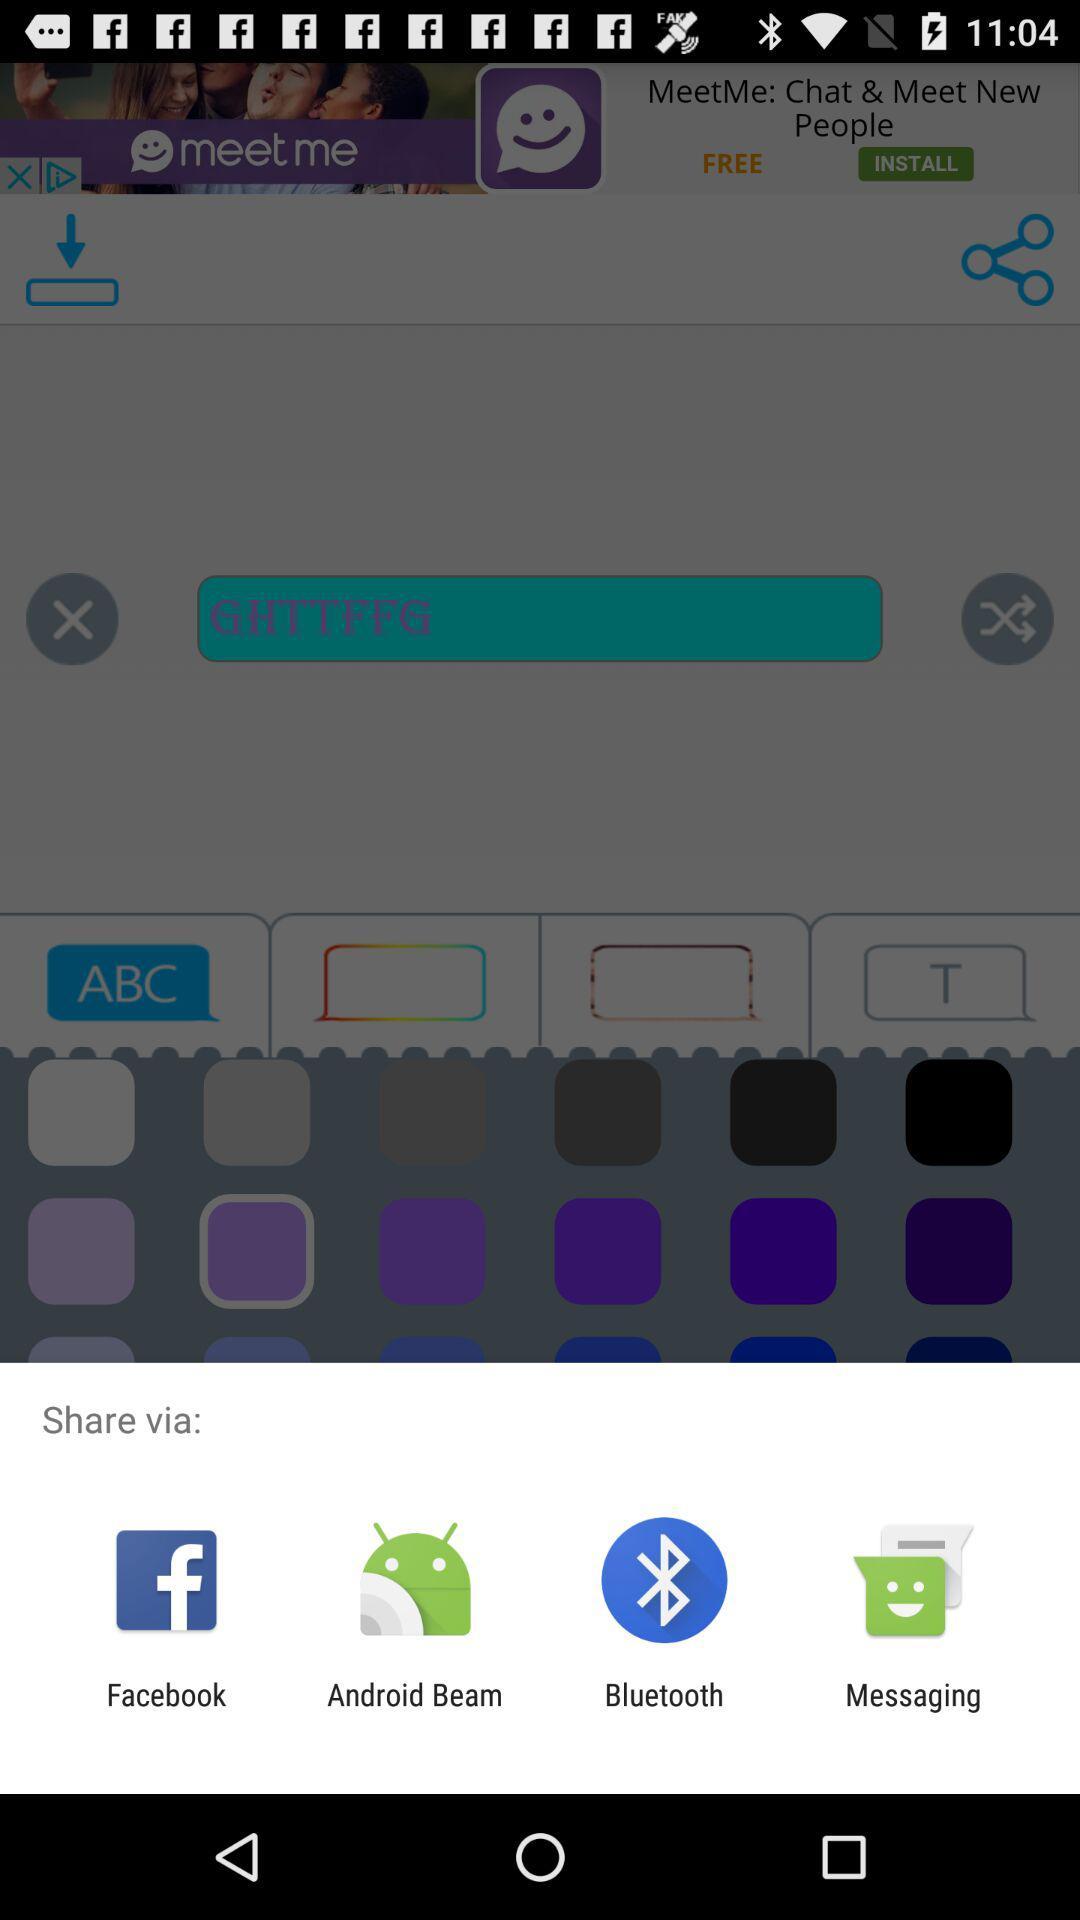 This screenshot has width=1080, height=1920. Describe the element at coordinates (664, 1711) in the screenshot. I see `item to the left of messaging item` at that location.